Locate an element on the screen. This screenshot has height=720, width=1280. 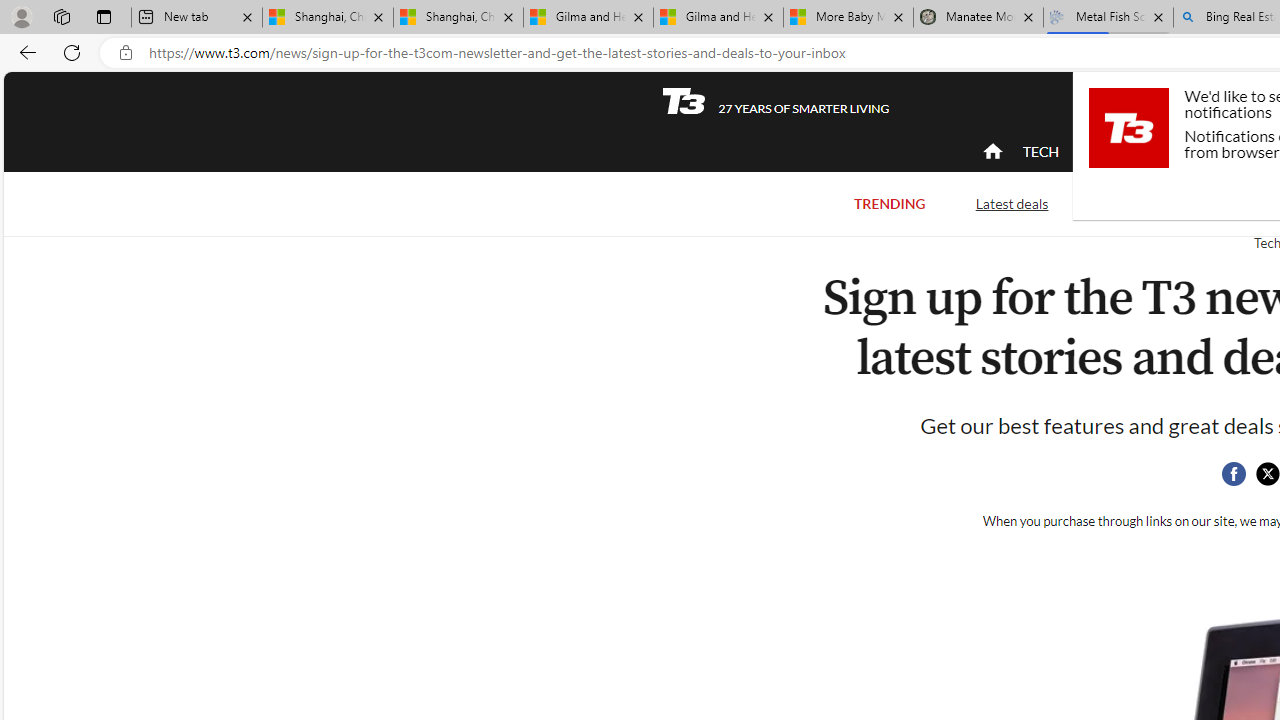
'Gilma and Hector both pose tropical trouble for Hawaii' is located at coordinates (718, 17).